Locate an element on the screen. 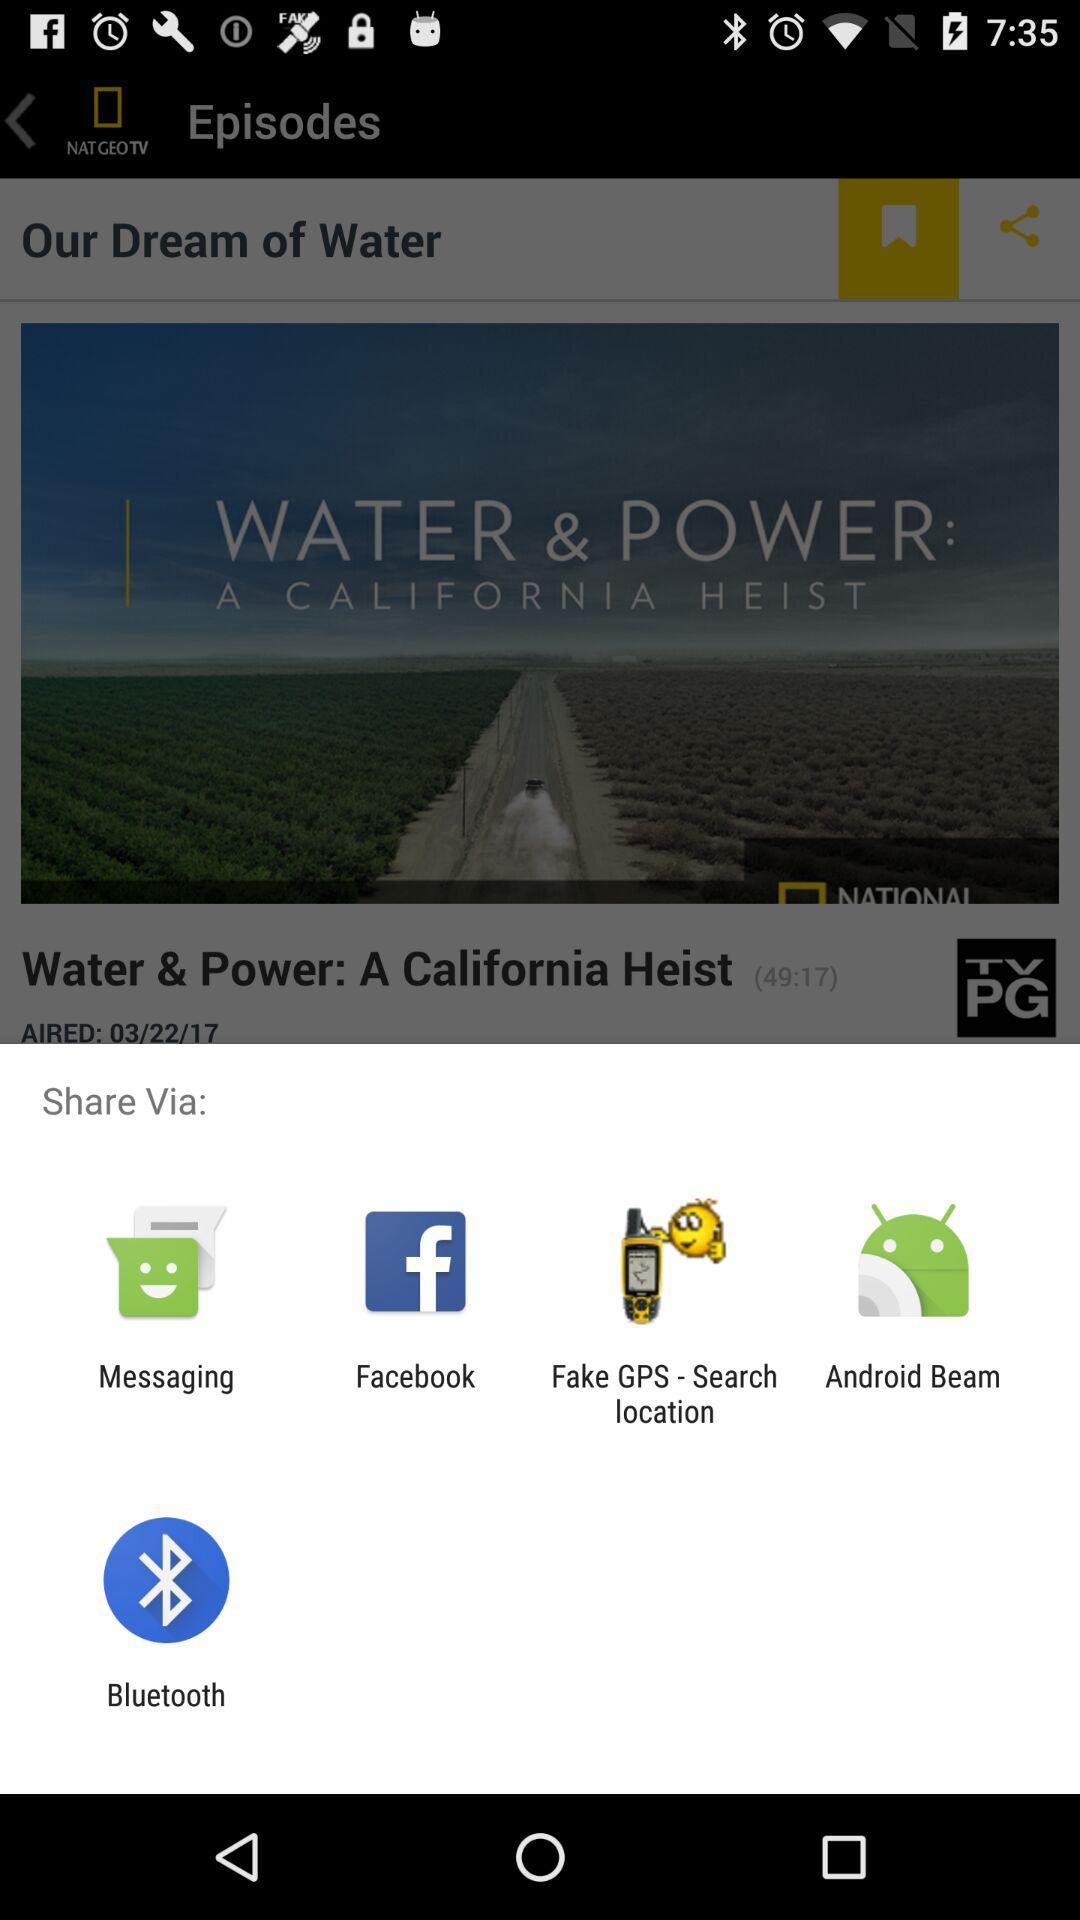 Image resolution: width=1080 pixels, height=1920 pixels. icon next to fake gps search icon is located at coordinates (913, 1392).